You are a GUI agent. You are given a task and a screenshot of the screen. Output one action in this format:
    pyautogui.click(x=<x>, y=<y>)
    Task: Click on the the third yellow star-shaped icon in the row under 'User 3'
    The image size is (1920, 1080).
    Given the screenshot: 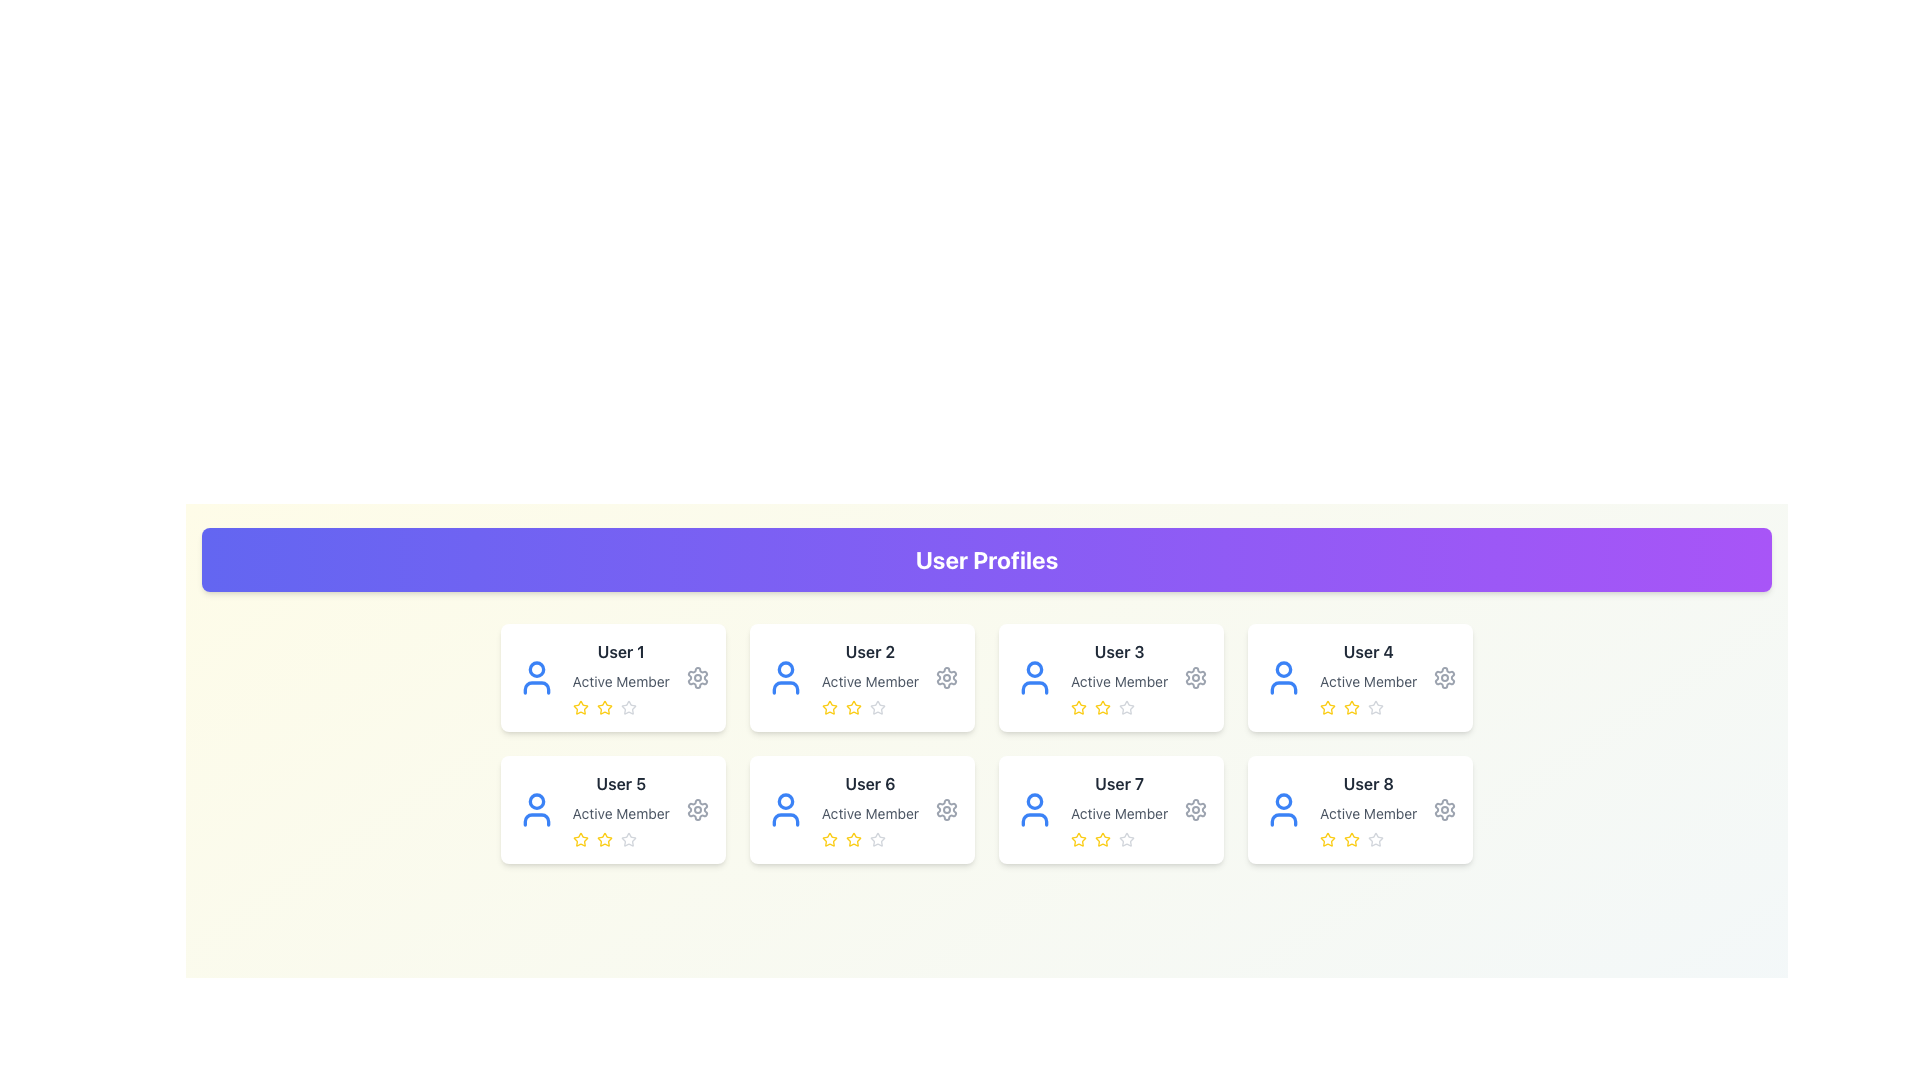 What is the action you would take?
    pyautogui.click(x=1102, y=707)
    